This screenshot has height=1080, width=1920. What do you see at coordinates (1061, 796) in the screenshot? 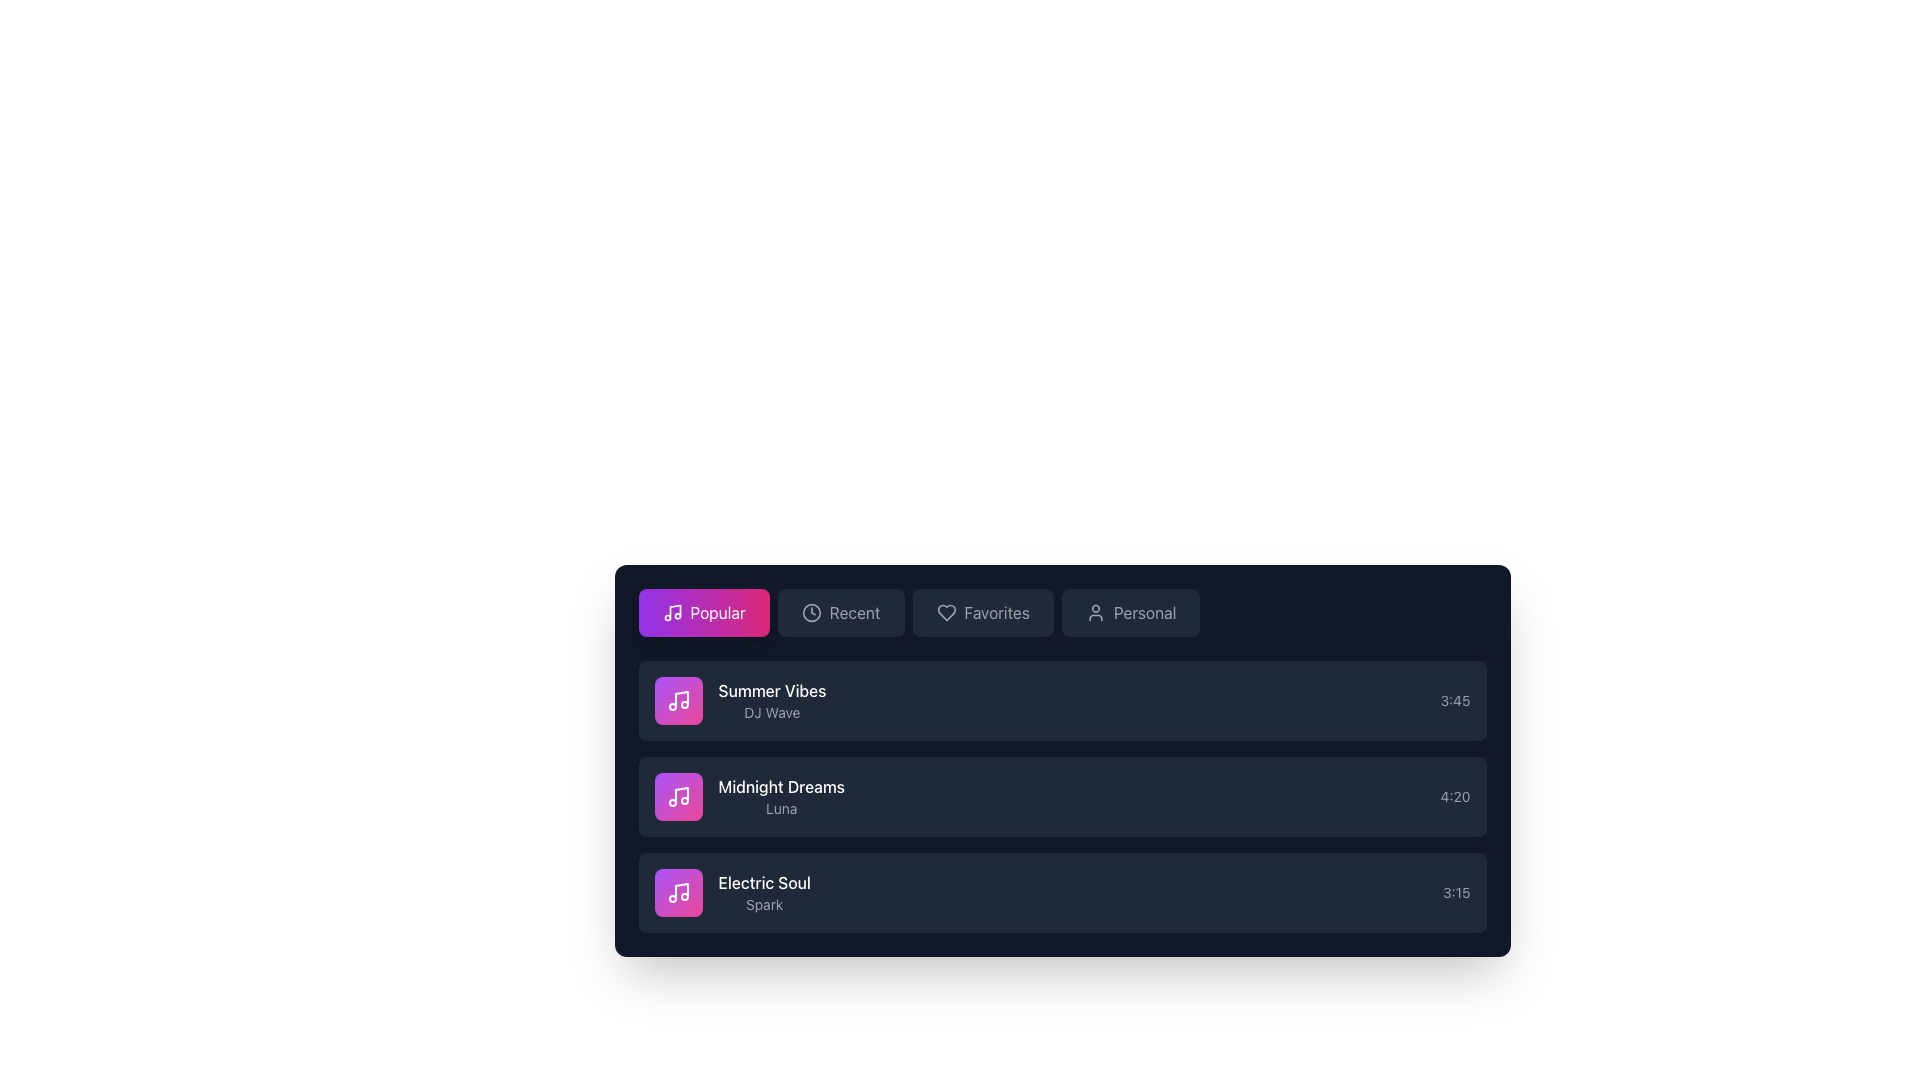
I see `the second interactive music track item in the list` at bounding box center [1061, 796].